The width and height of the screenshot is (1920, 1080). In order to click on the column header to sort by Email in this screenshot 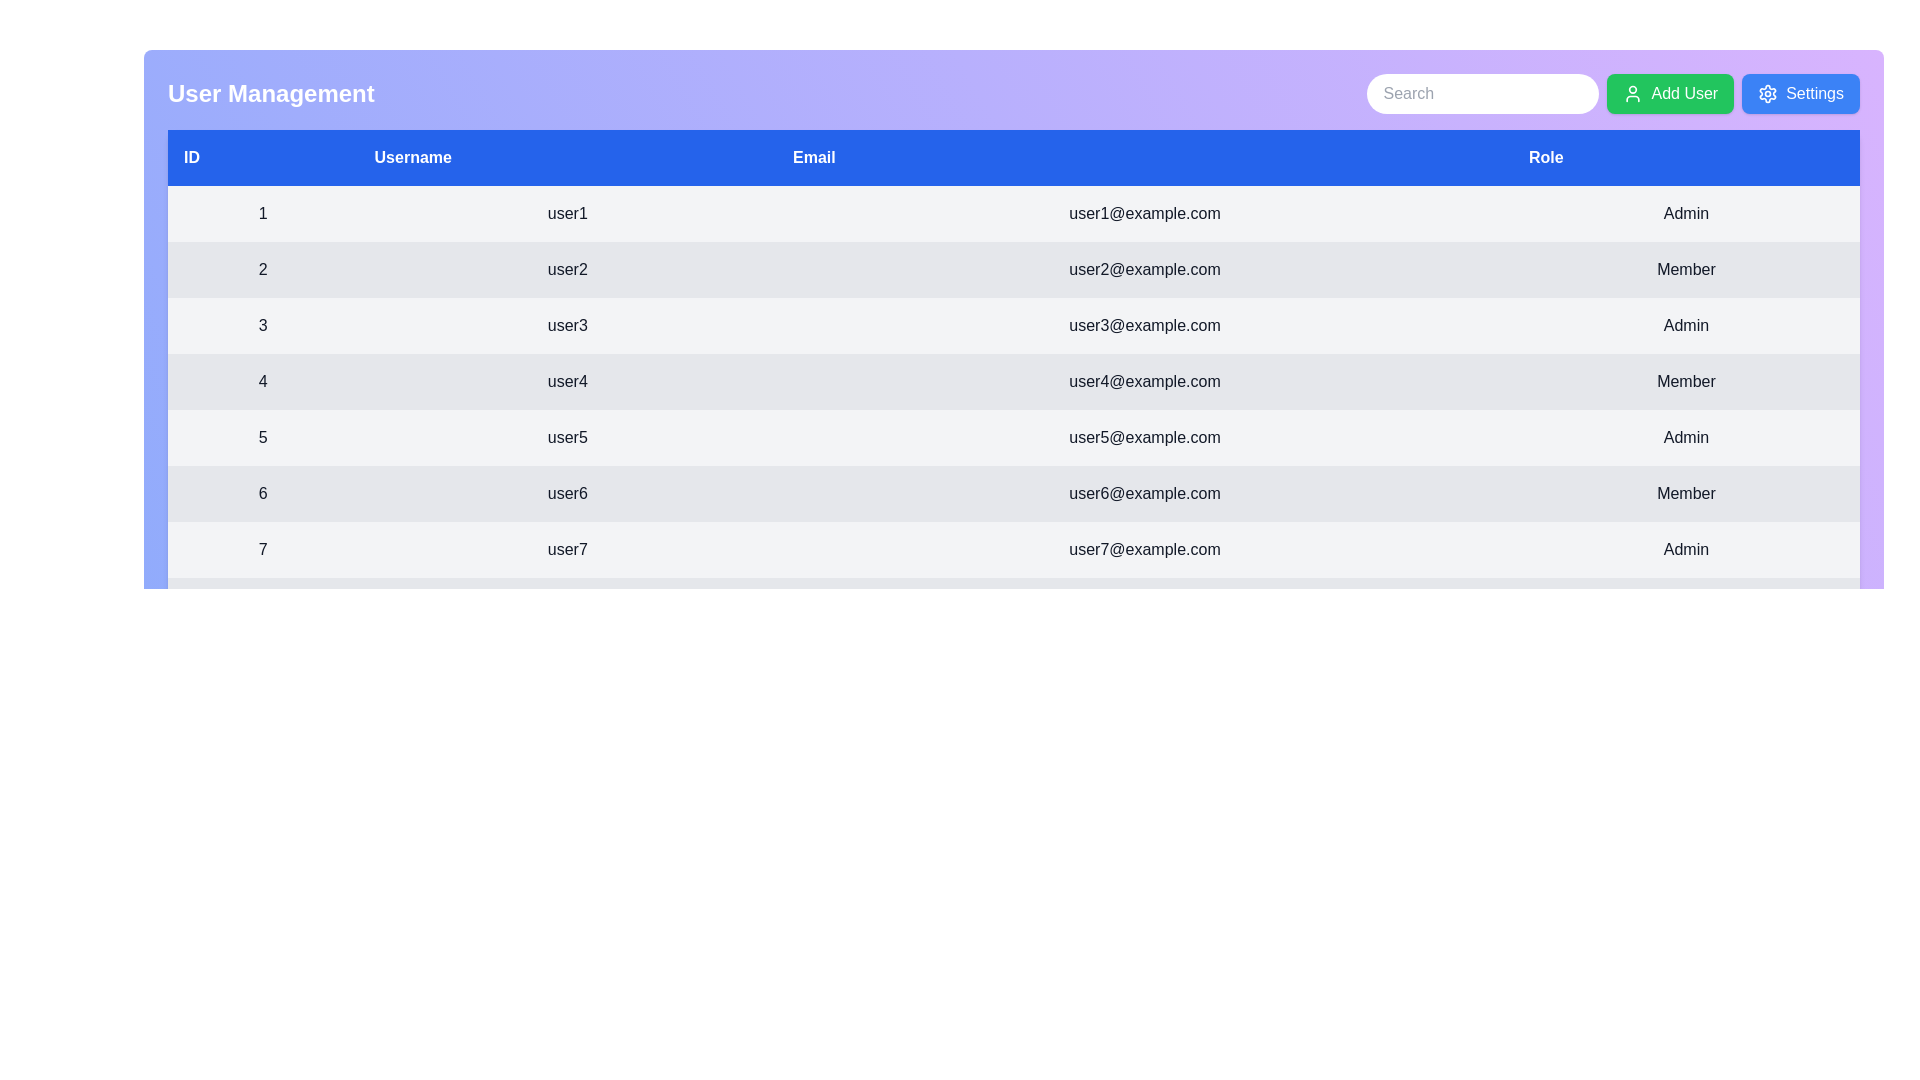, I will do `click(1145, 157)`.